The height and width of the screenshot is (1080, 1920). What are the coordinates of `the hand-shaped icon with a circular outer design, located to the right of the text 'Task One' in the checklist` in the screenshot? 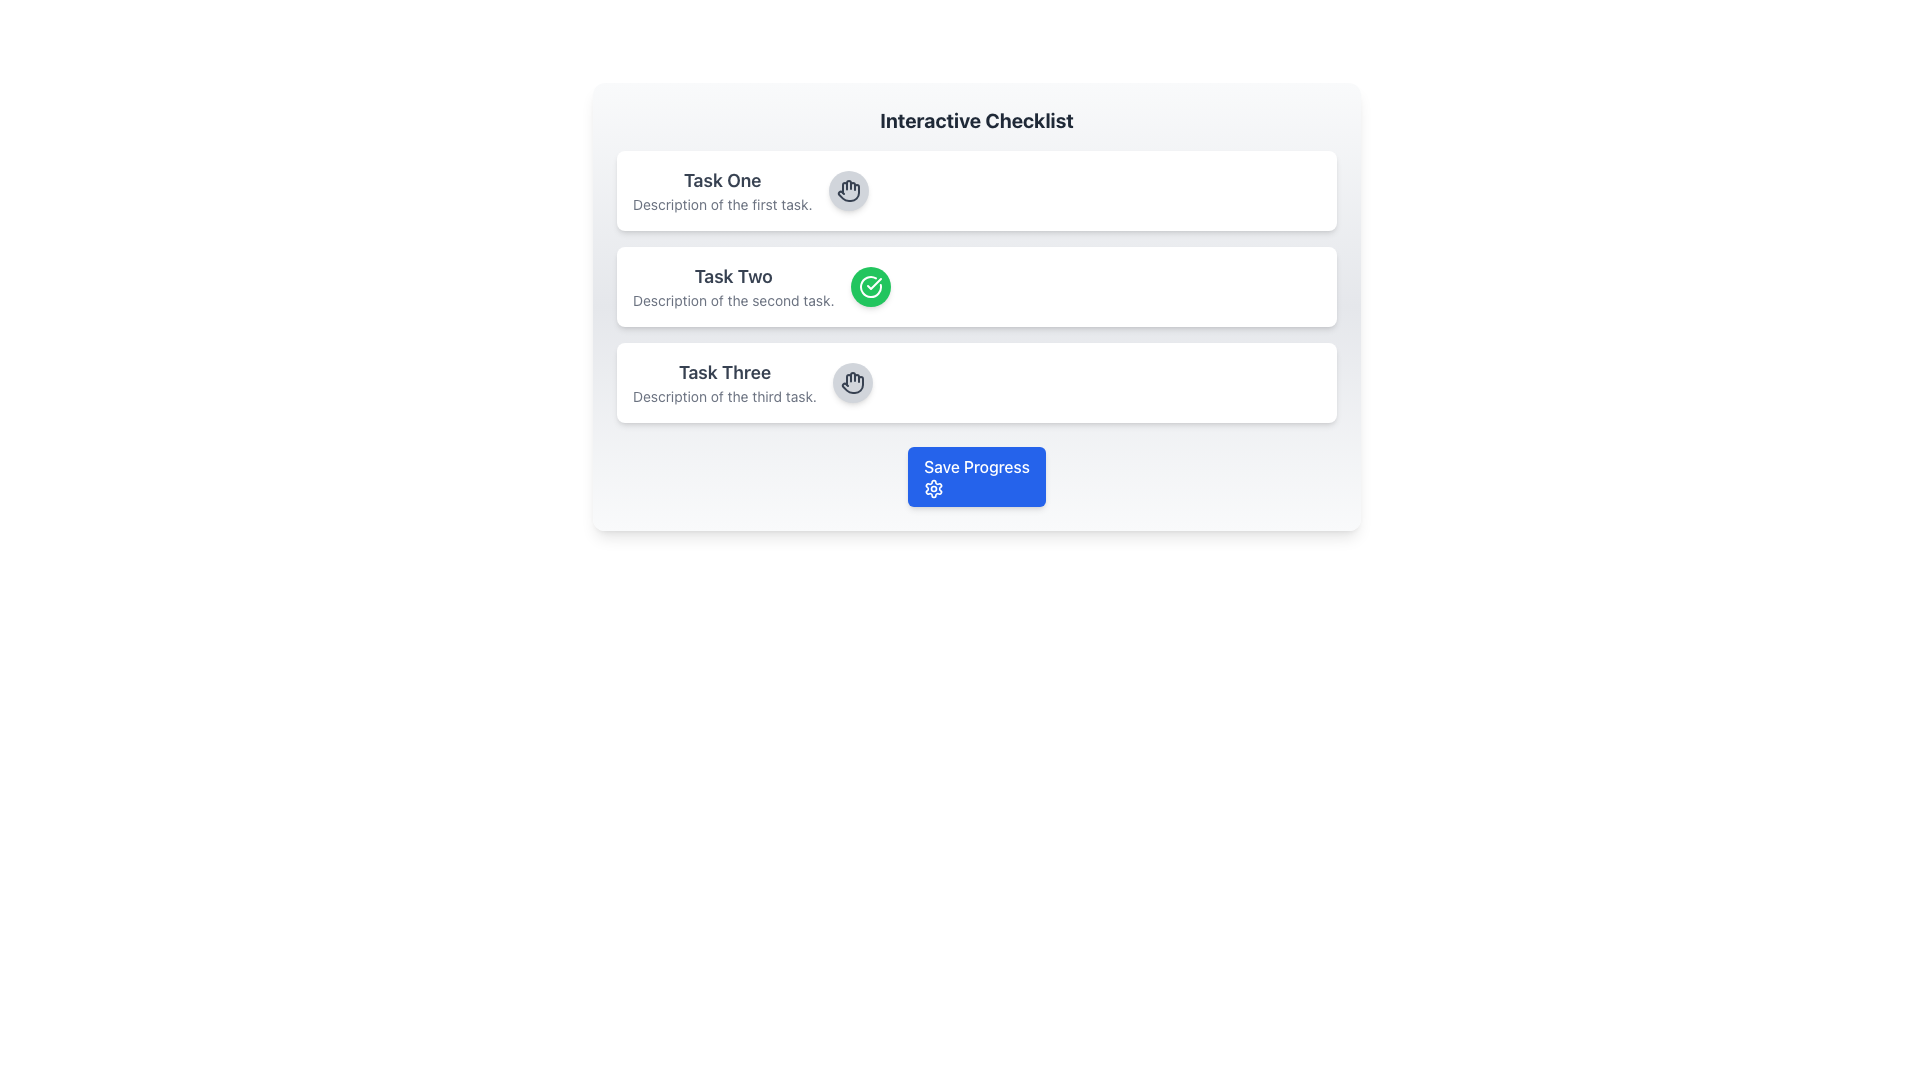 It's located at (853, 382).